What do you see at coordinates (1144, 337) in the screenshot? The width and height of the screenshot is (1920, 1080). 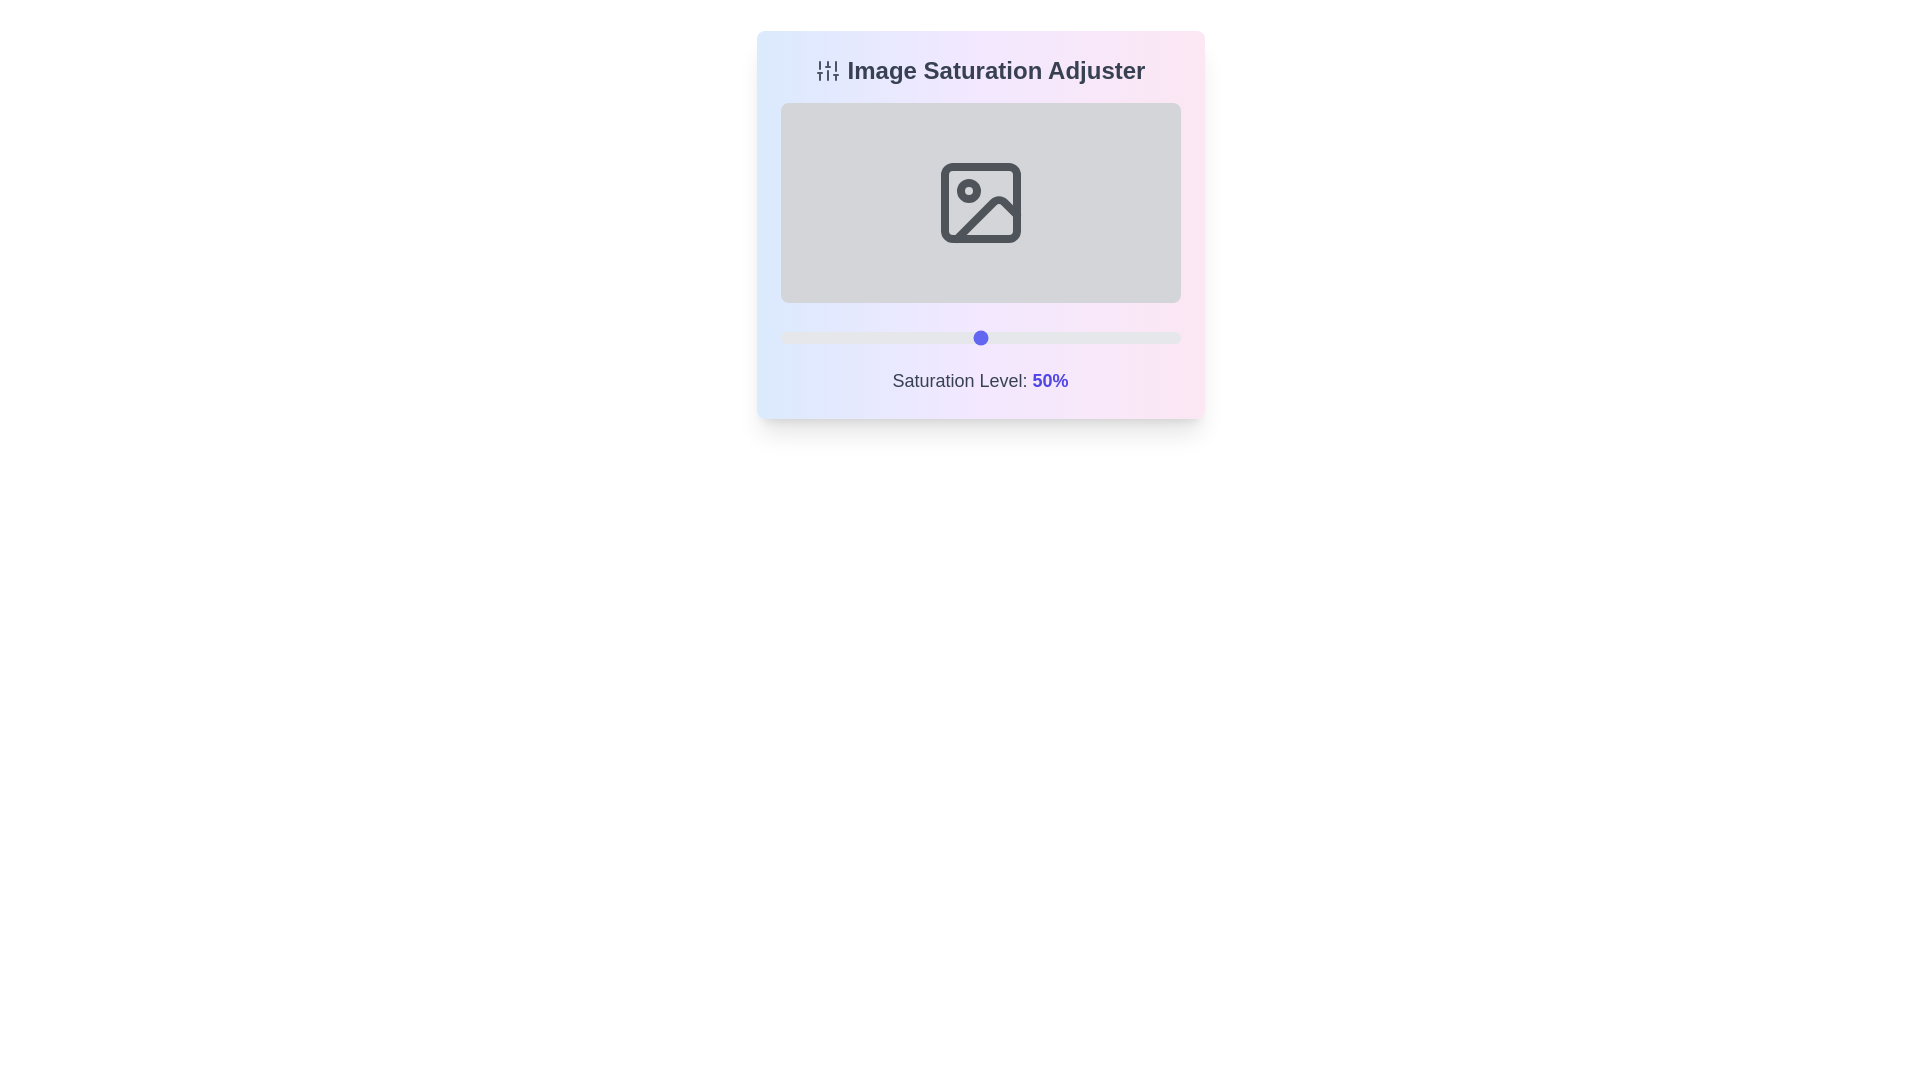 I see `the saturation slider to set the saturation level to 91` at bounding box center [1144, 337].